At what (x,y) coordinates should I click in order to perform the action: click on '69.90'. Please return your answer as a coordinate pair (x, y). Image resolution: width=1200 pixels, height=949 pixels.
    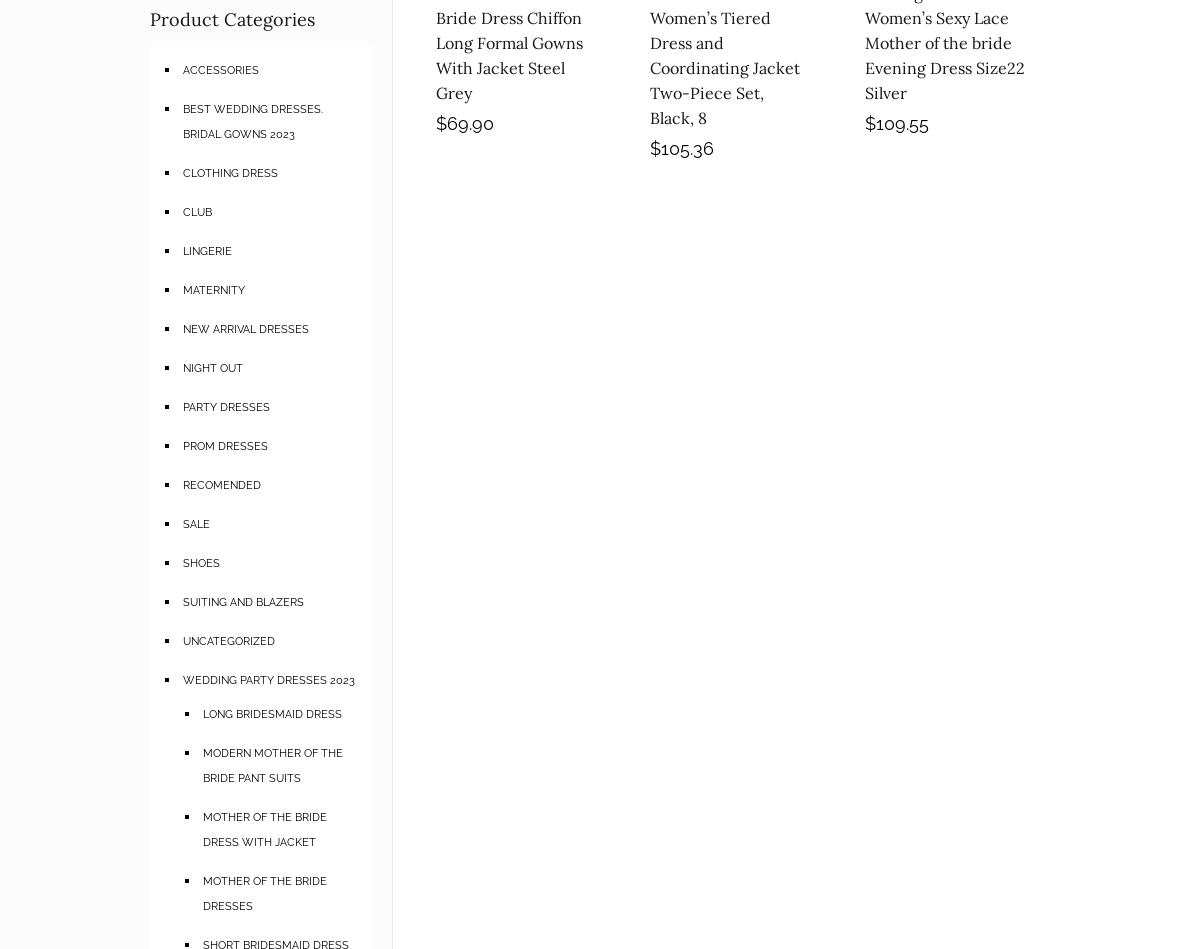
    Looking at the image, I should click on (469, 122).